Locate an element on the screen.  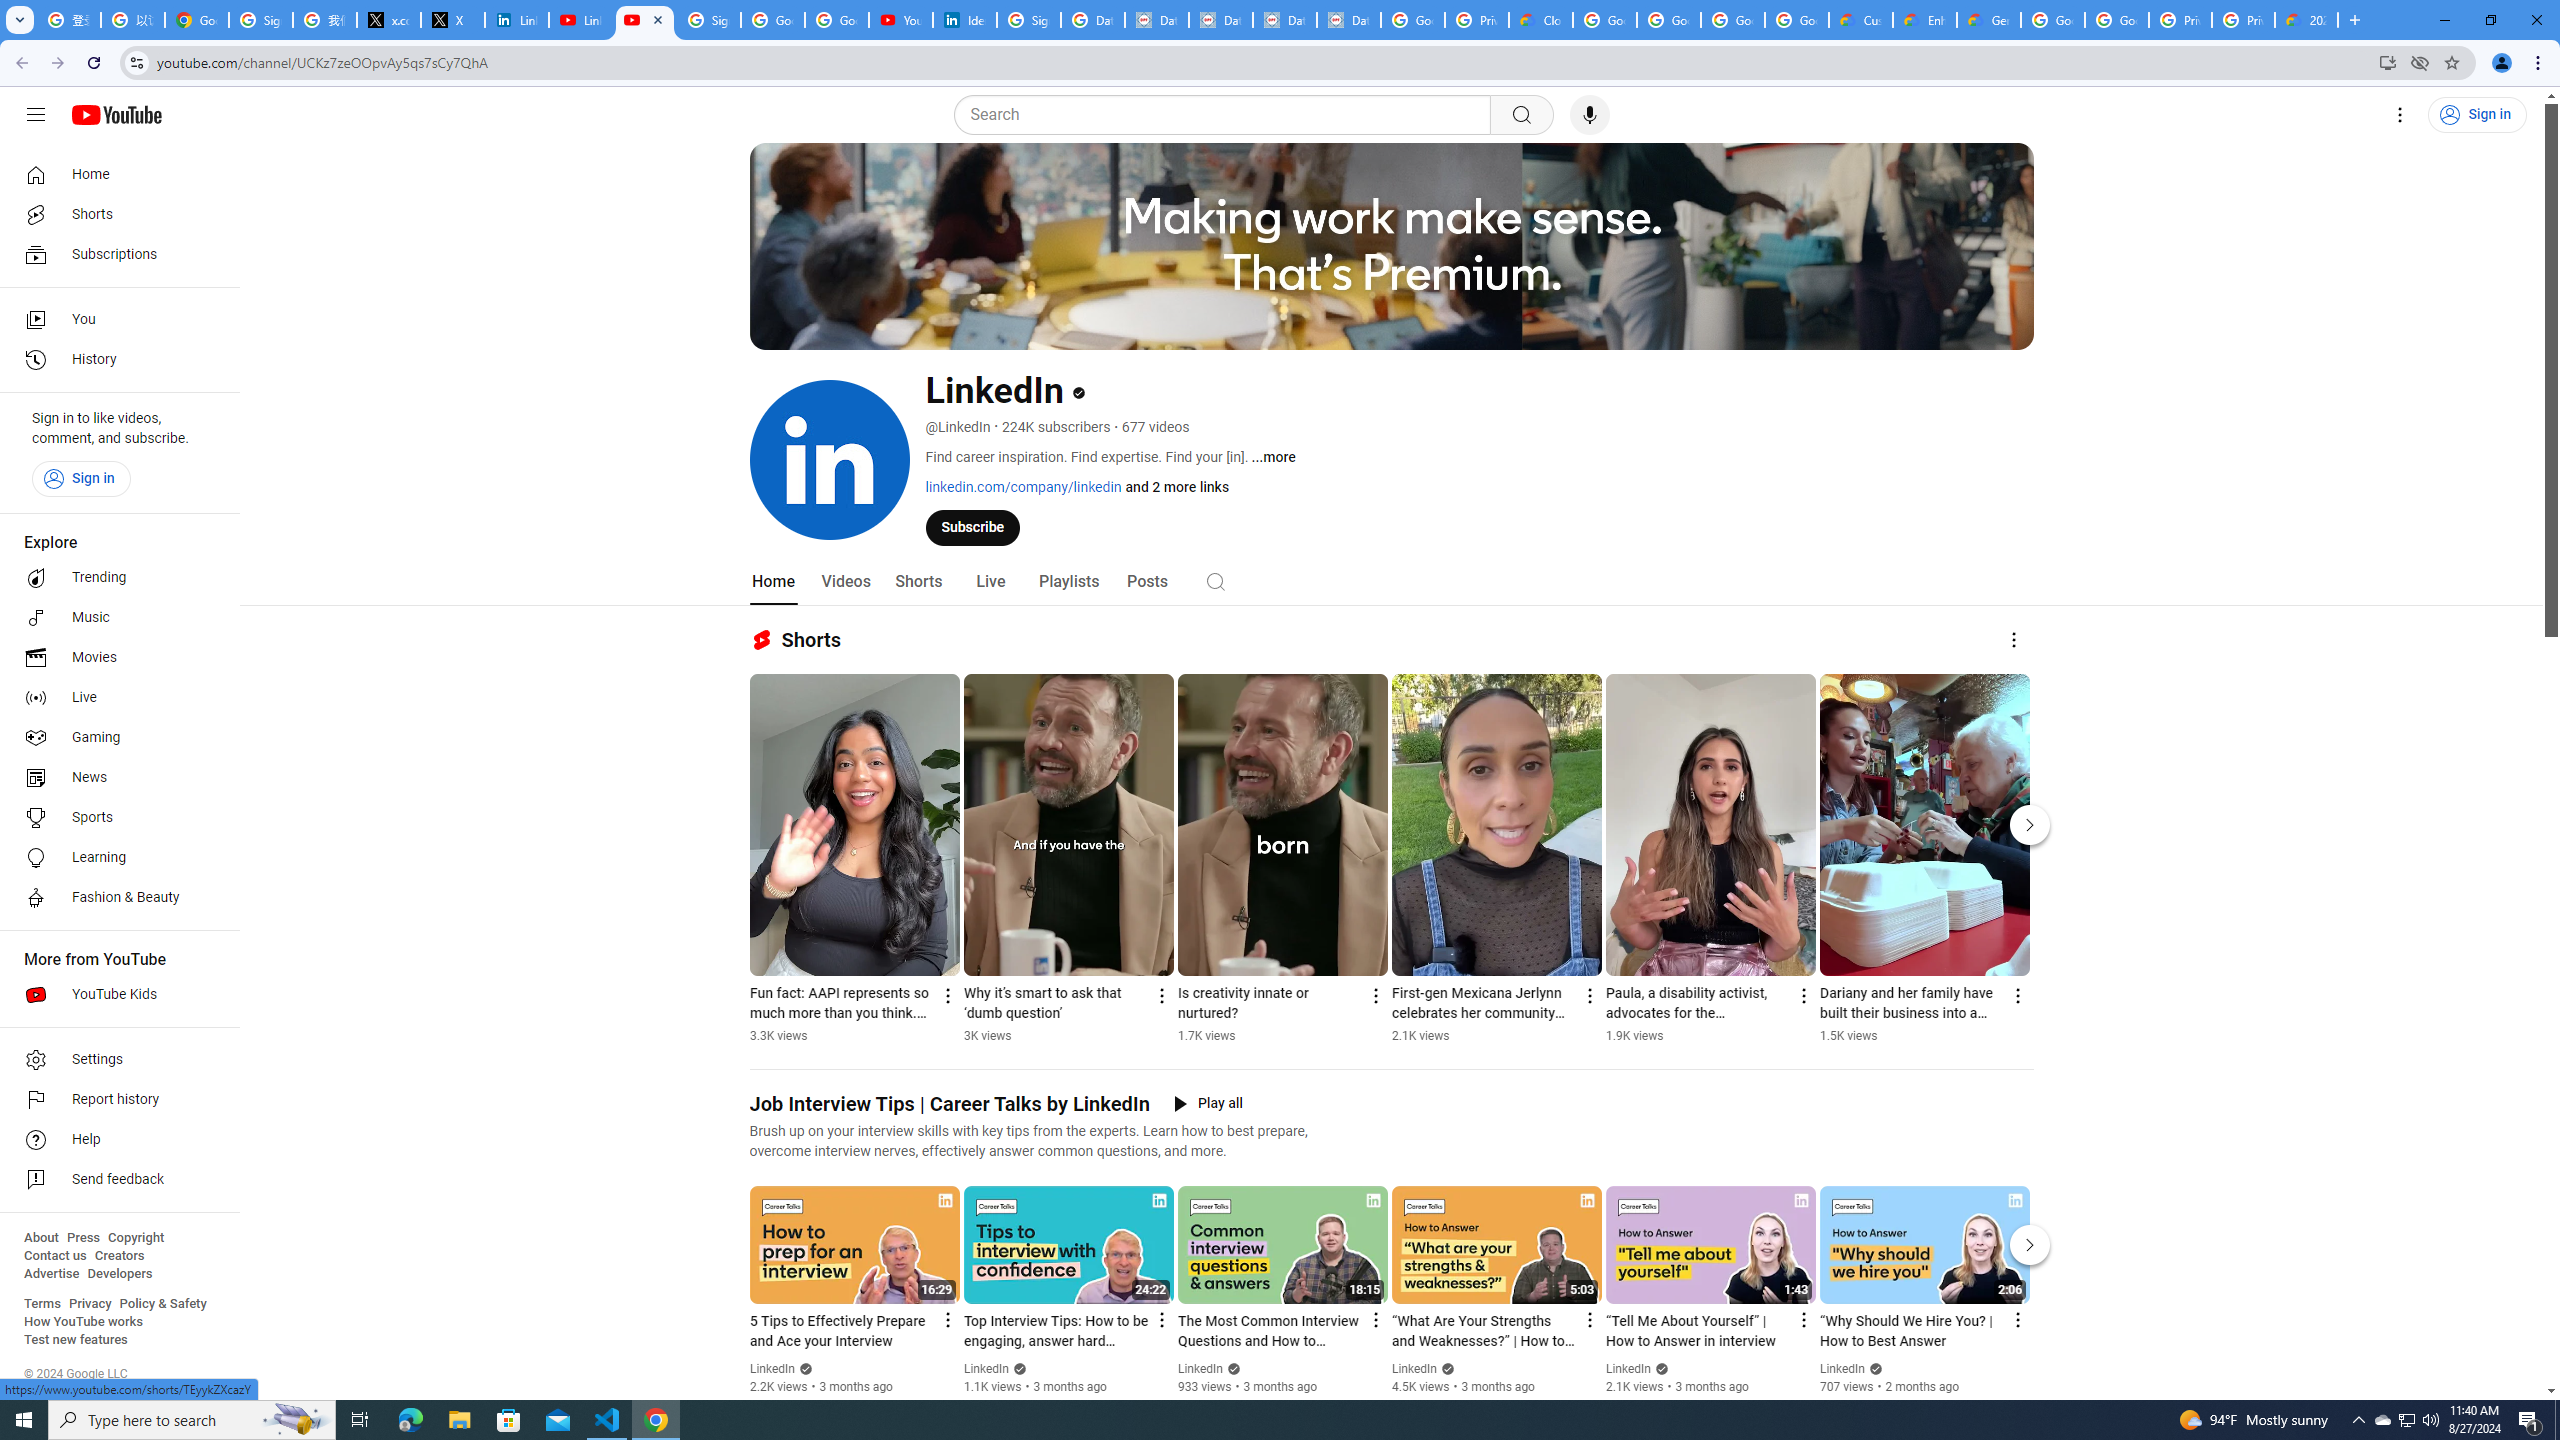
'Guide' is located at coordinates (34, 114).